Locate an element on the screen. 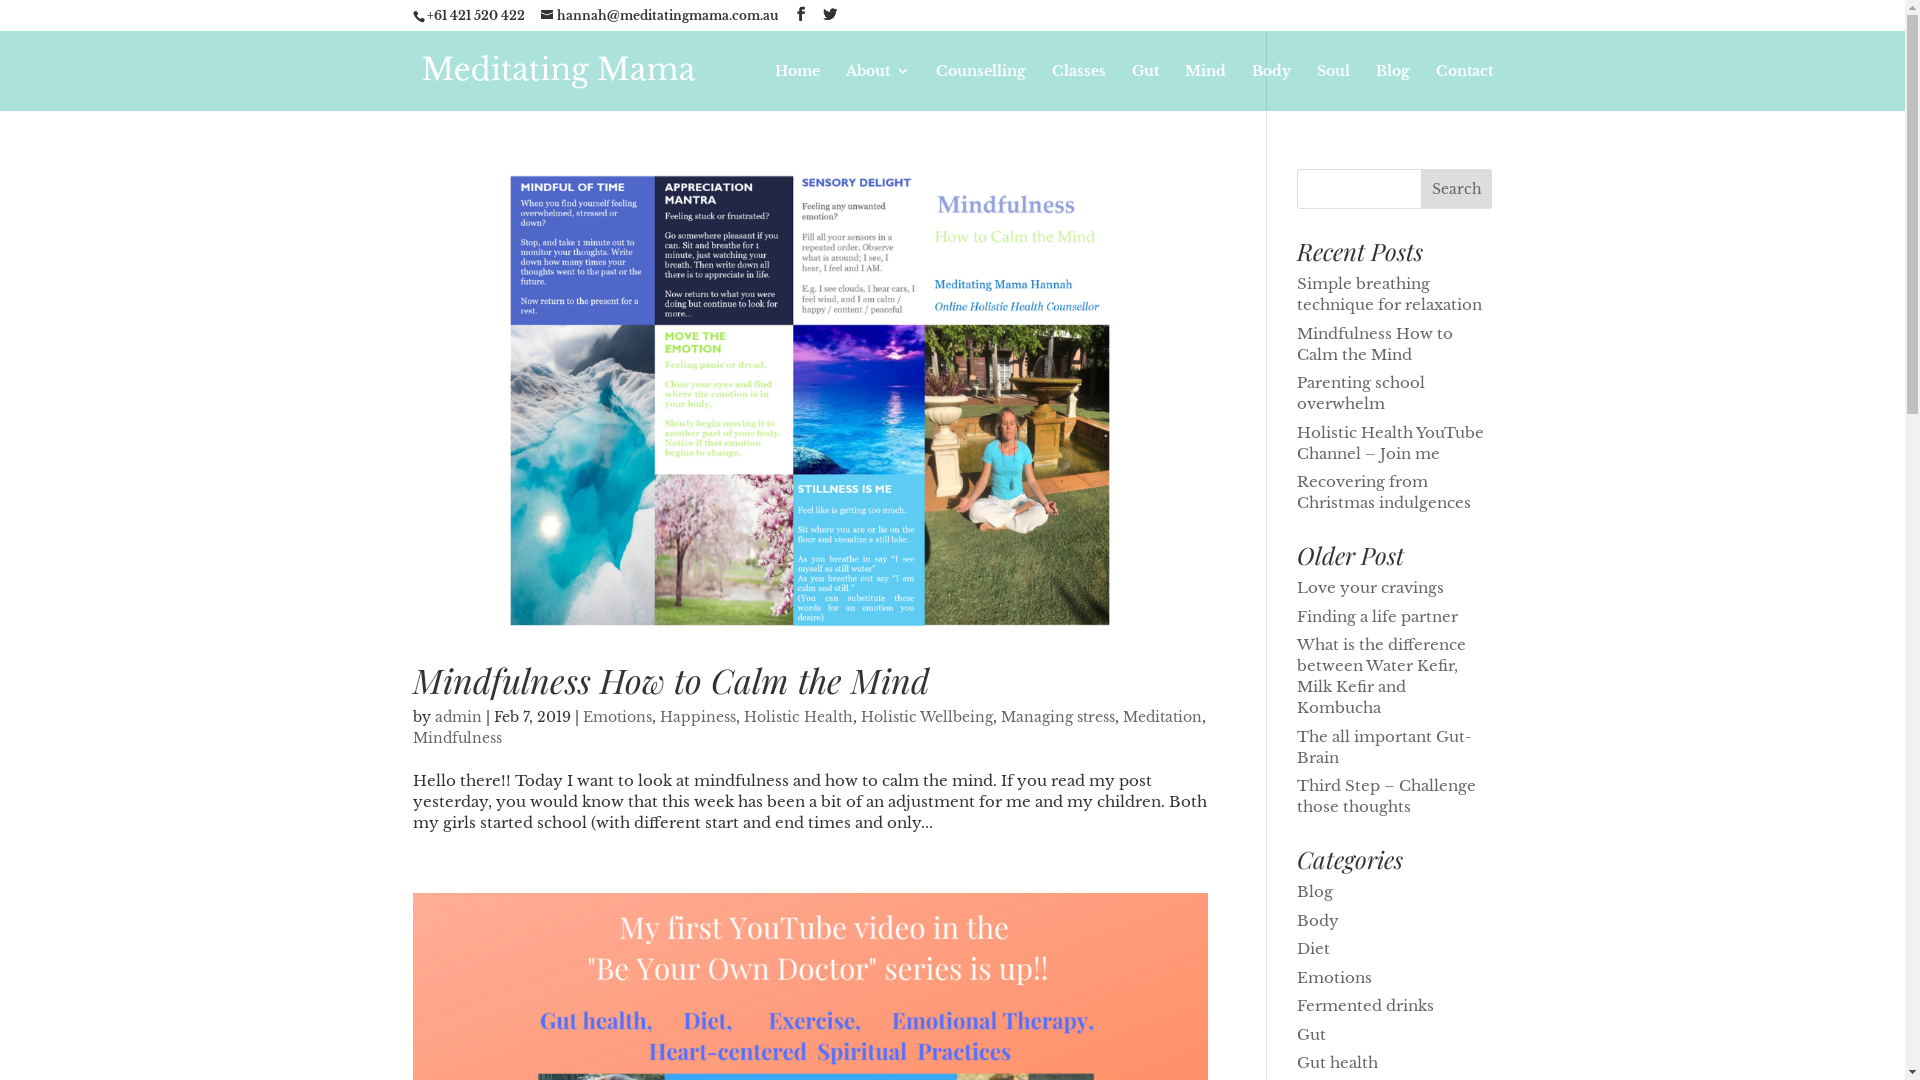 The width and height of the screenshot is (1920, 1080). 'Holistic Wellbeing' is located at coordinates (925, 716).